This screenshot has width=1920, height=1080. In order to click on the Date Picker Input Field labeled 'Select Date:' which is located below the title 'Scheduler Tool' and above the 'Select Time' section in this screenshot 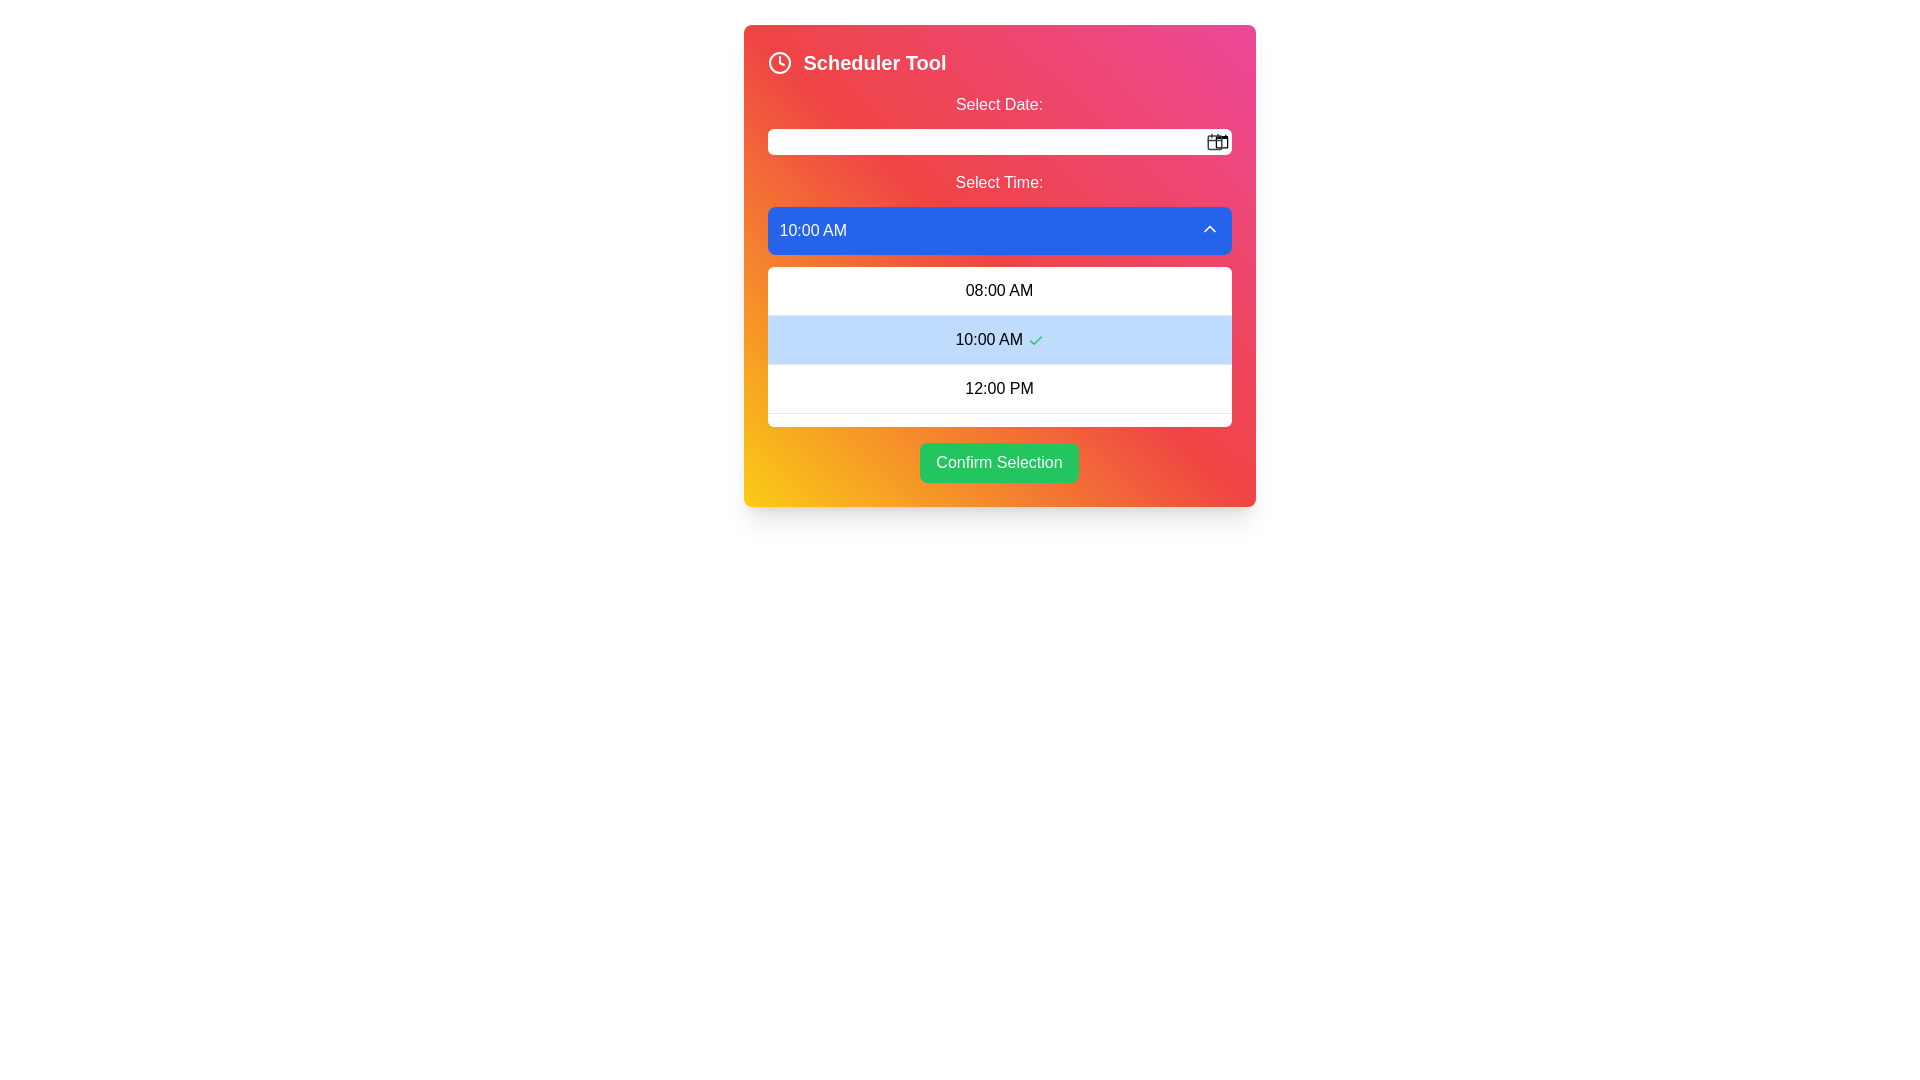, I will do `click(999, 123)`.